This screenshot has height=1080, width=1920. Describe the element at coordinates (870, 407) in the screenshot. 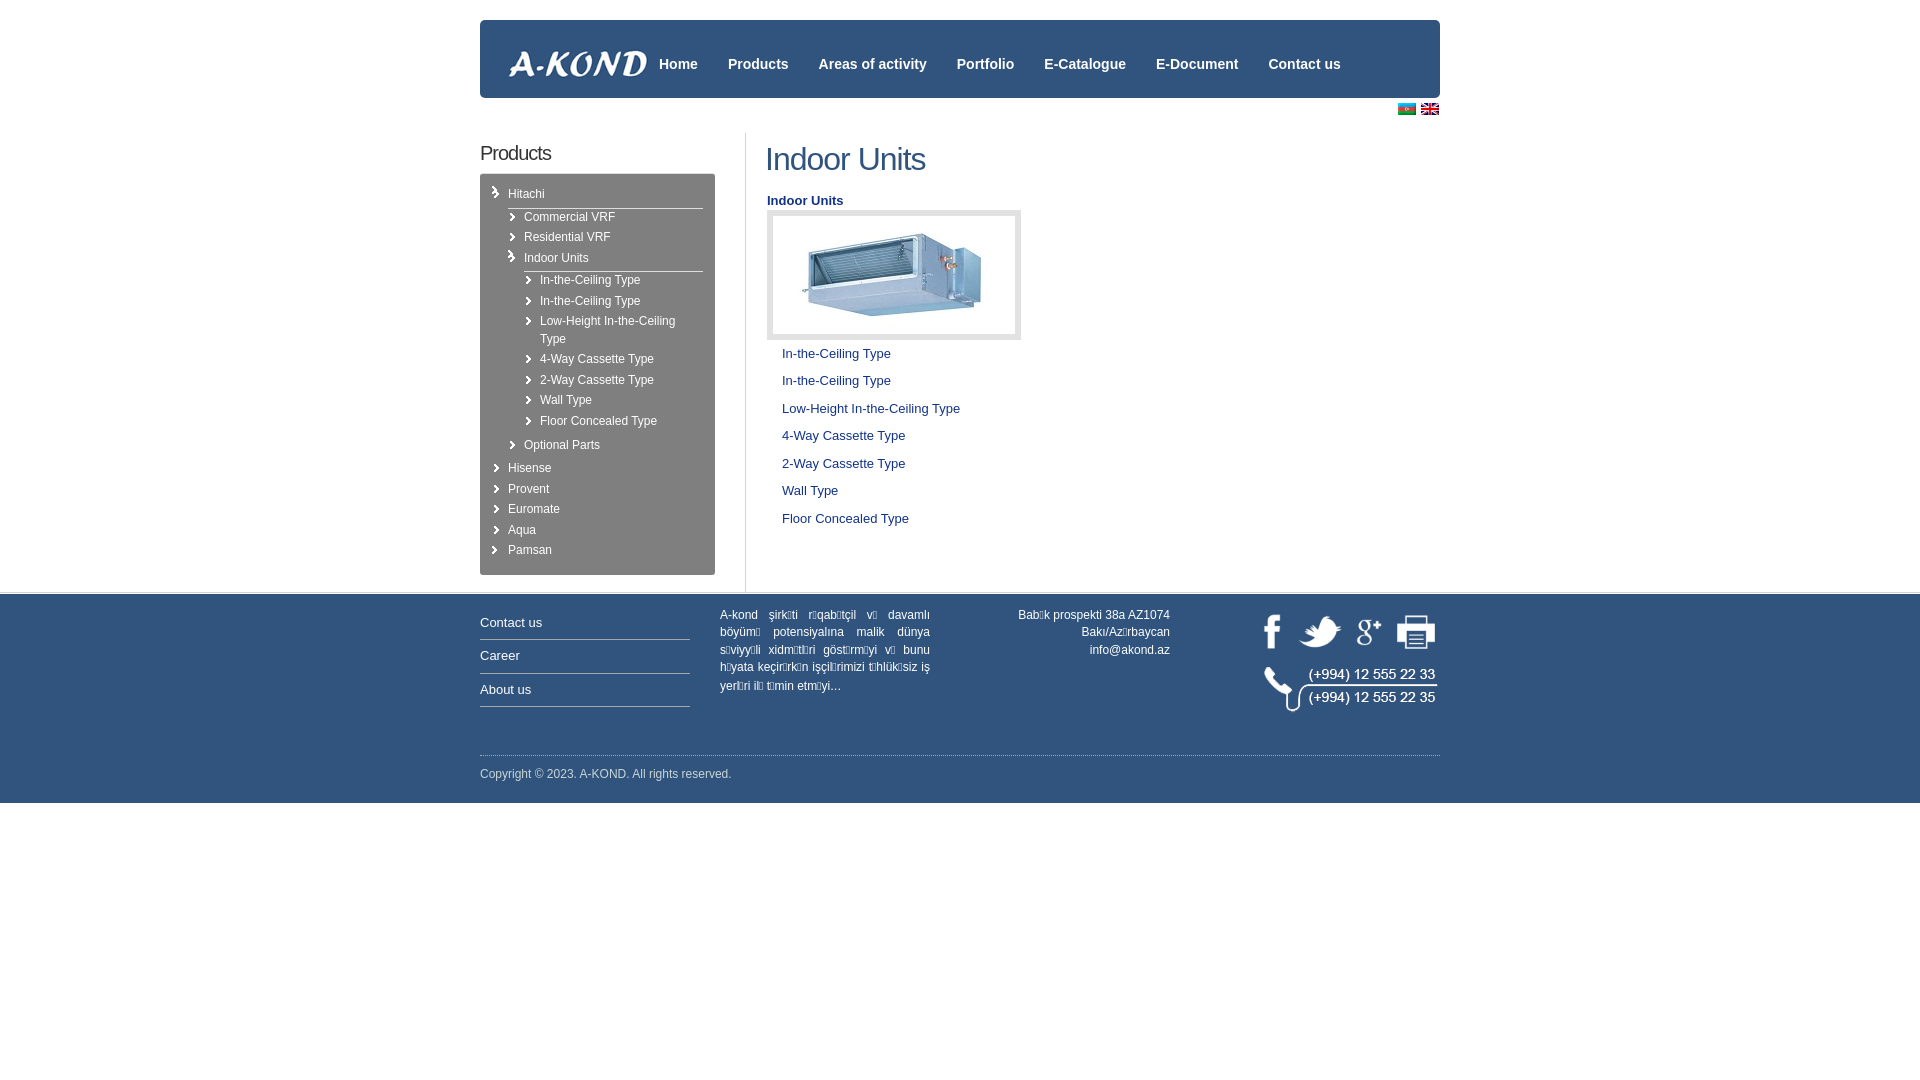

I see `'Low-Height In-the-Ceiling Type'` at that location.